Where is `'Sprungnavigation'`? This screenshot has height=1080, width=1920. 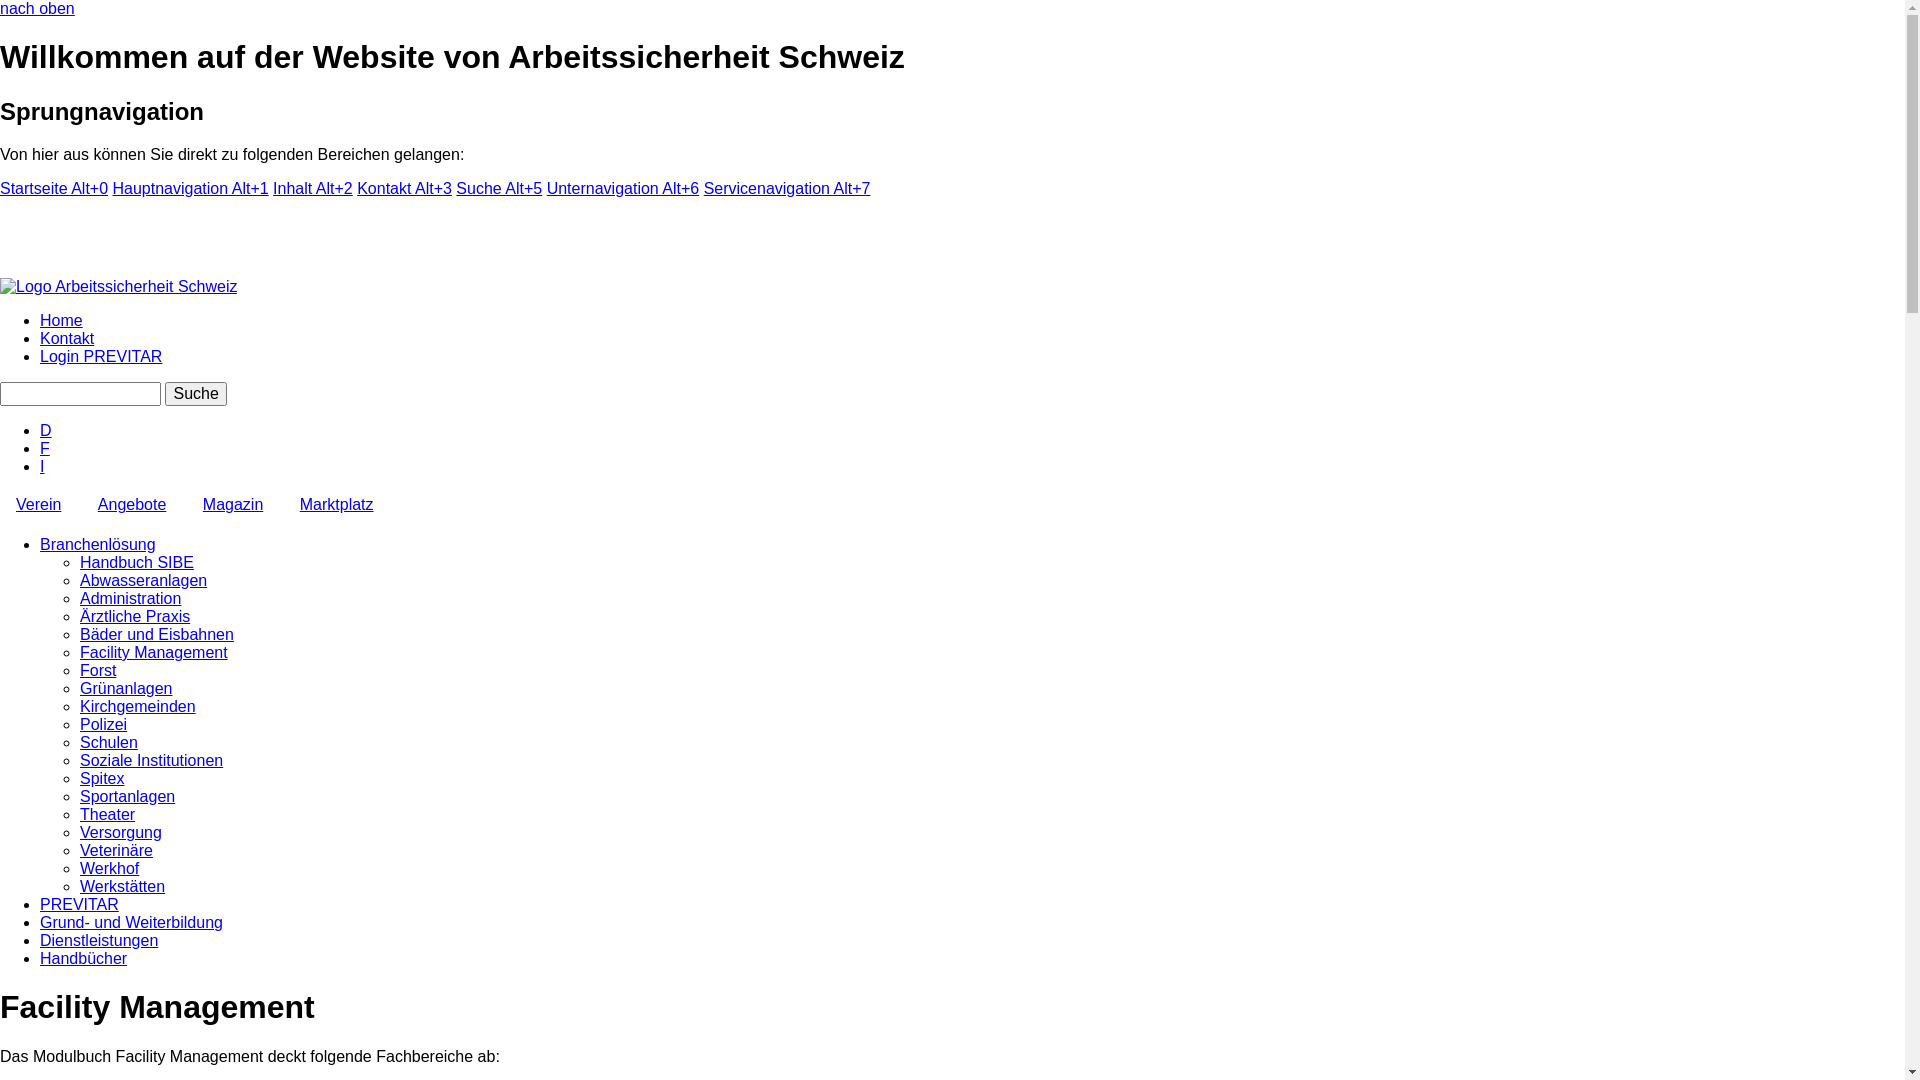
'Sprungnavigation' is located at coordinates (100, 111).